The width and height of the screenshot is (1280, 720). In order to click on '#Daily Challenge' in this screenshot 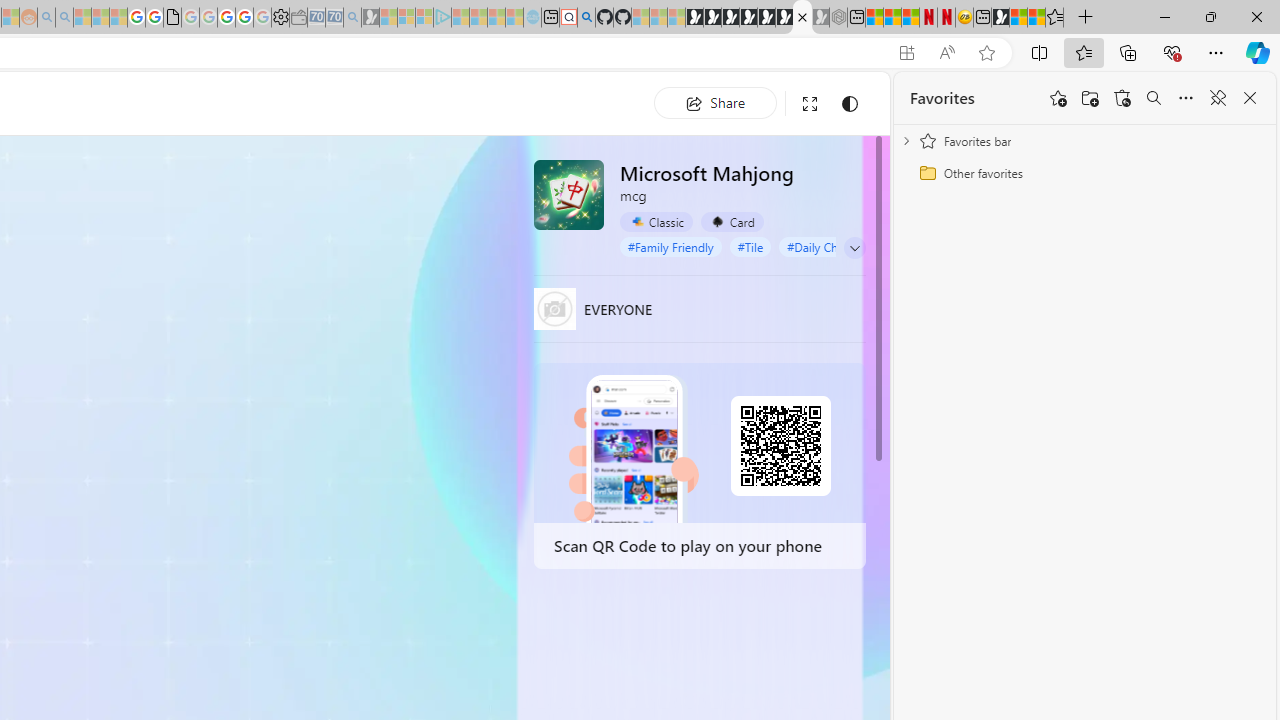, I will do `click(832, 245)`.